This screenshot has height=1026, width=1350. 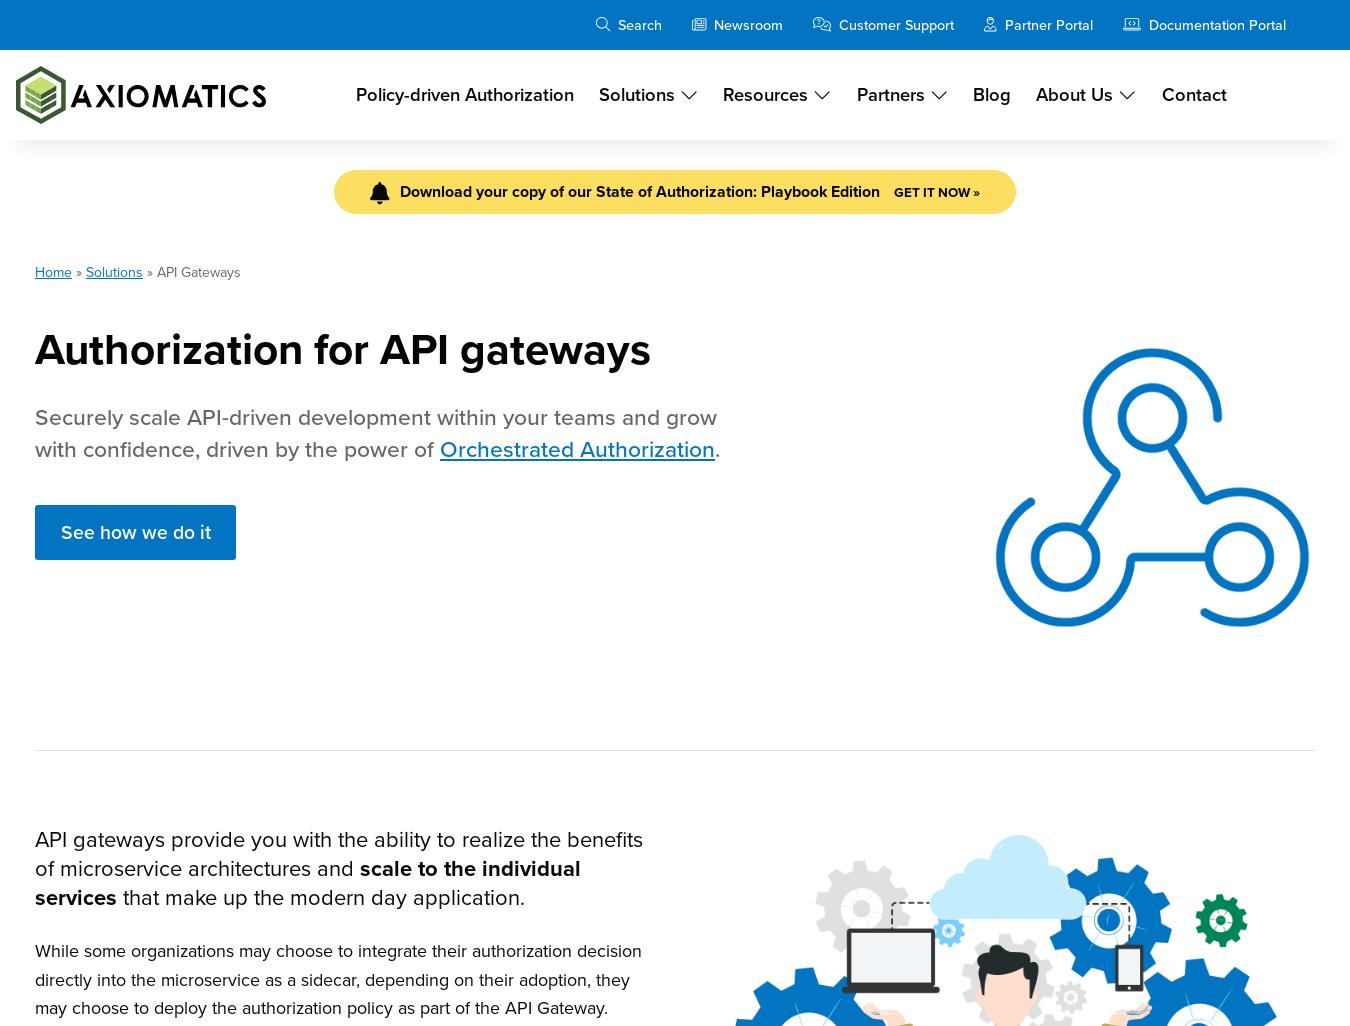 What do you see at coordinates (674, 676) in the screenshot?
I see `'Learn more'` at bounding box center [674, 676].